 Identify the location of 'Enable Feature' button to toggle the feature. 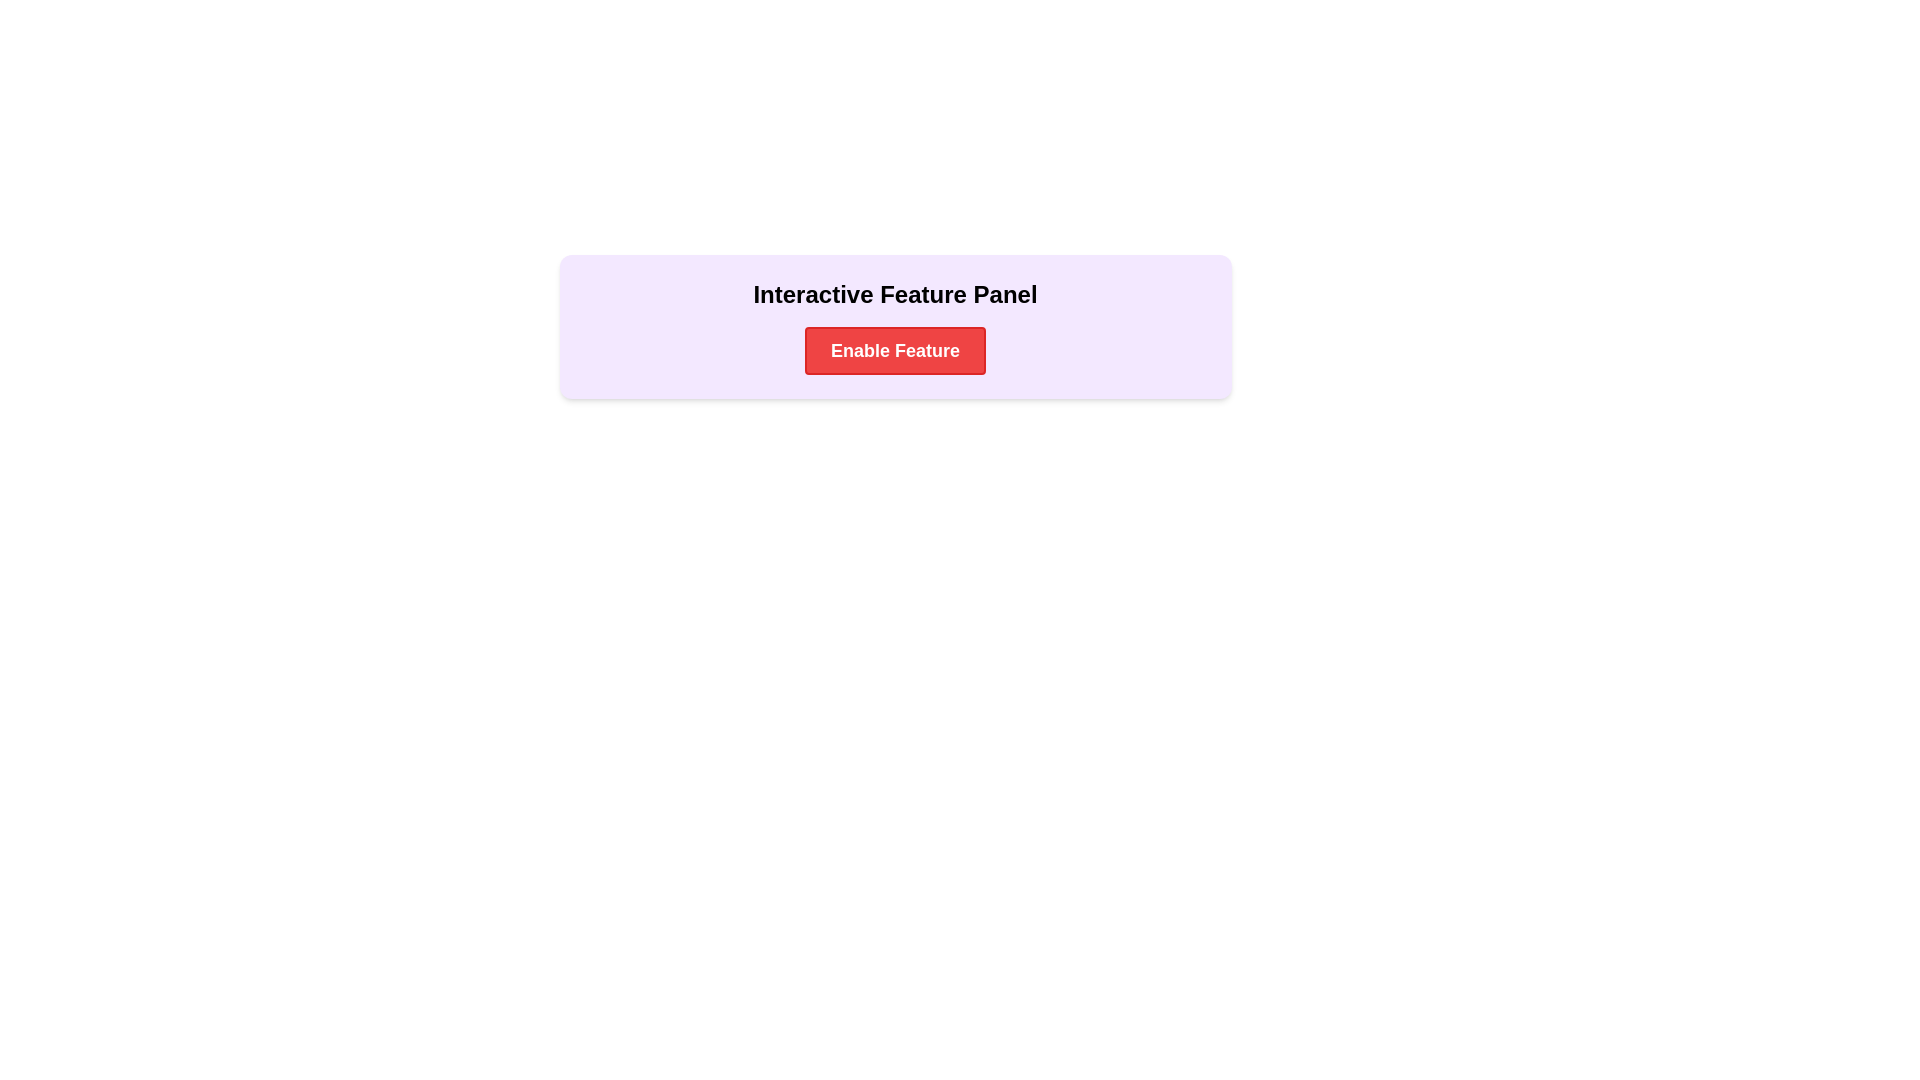
(893, 350).